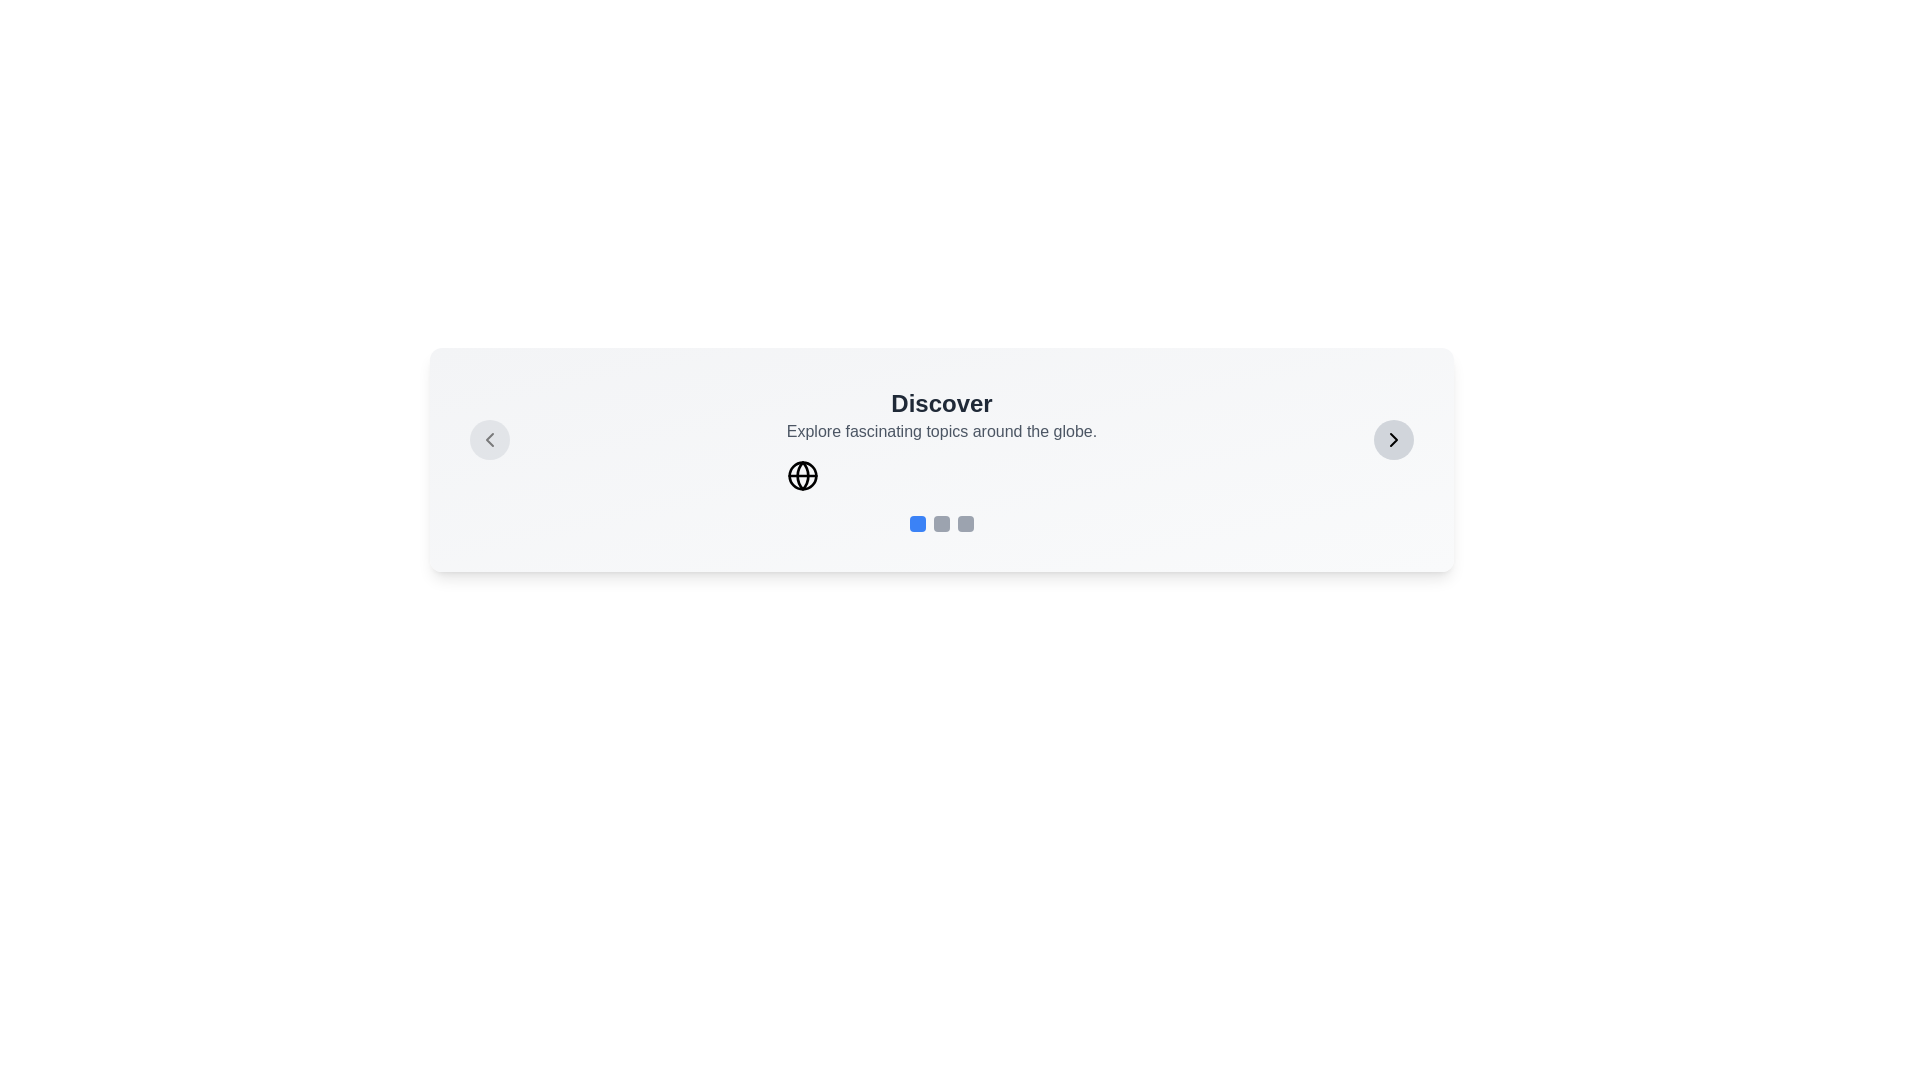 This screenshot has width=1920, height=1080. What do you see at coordinates (489, 438) in the screenshot?
I see `the circular button with a light gray background featuring a left-pointing chevron arrow` at bounding box center [489, 438].